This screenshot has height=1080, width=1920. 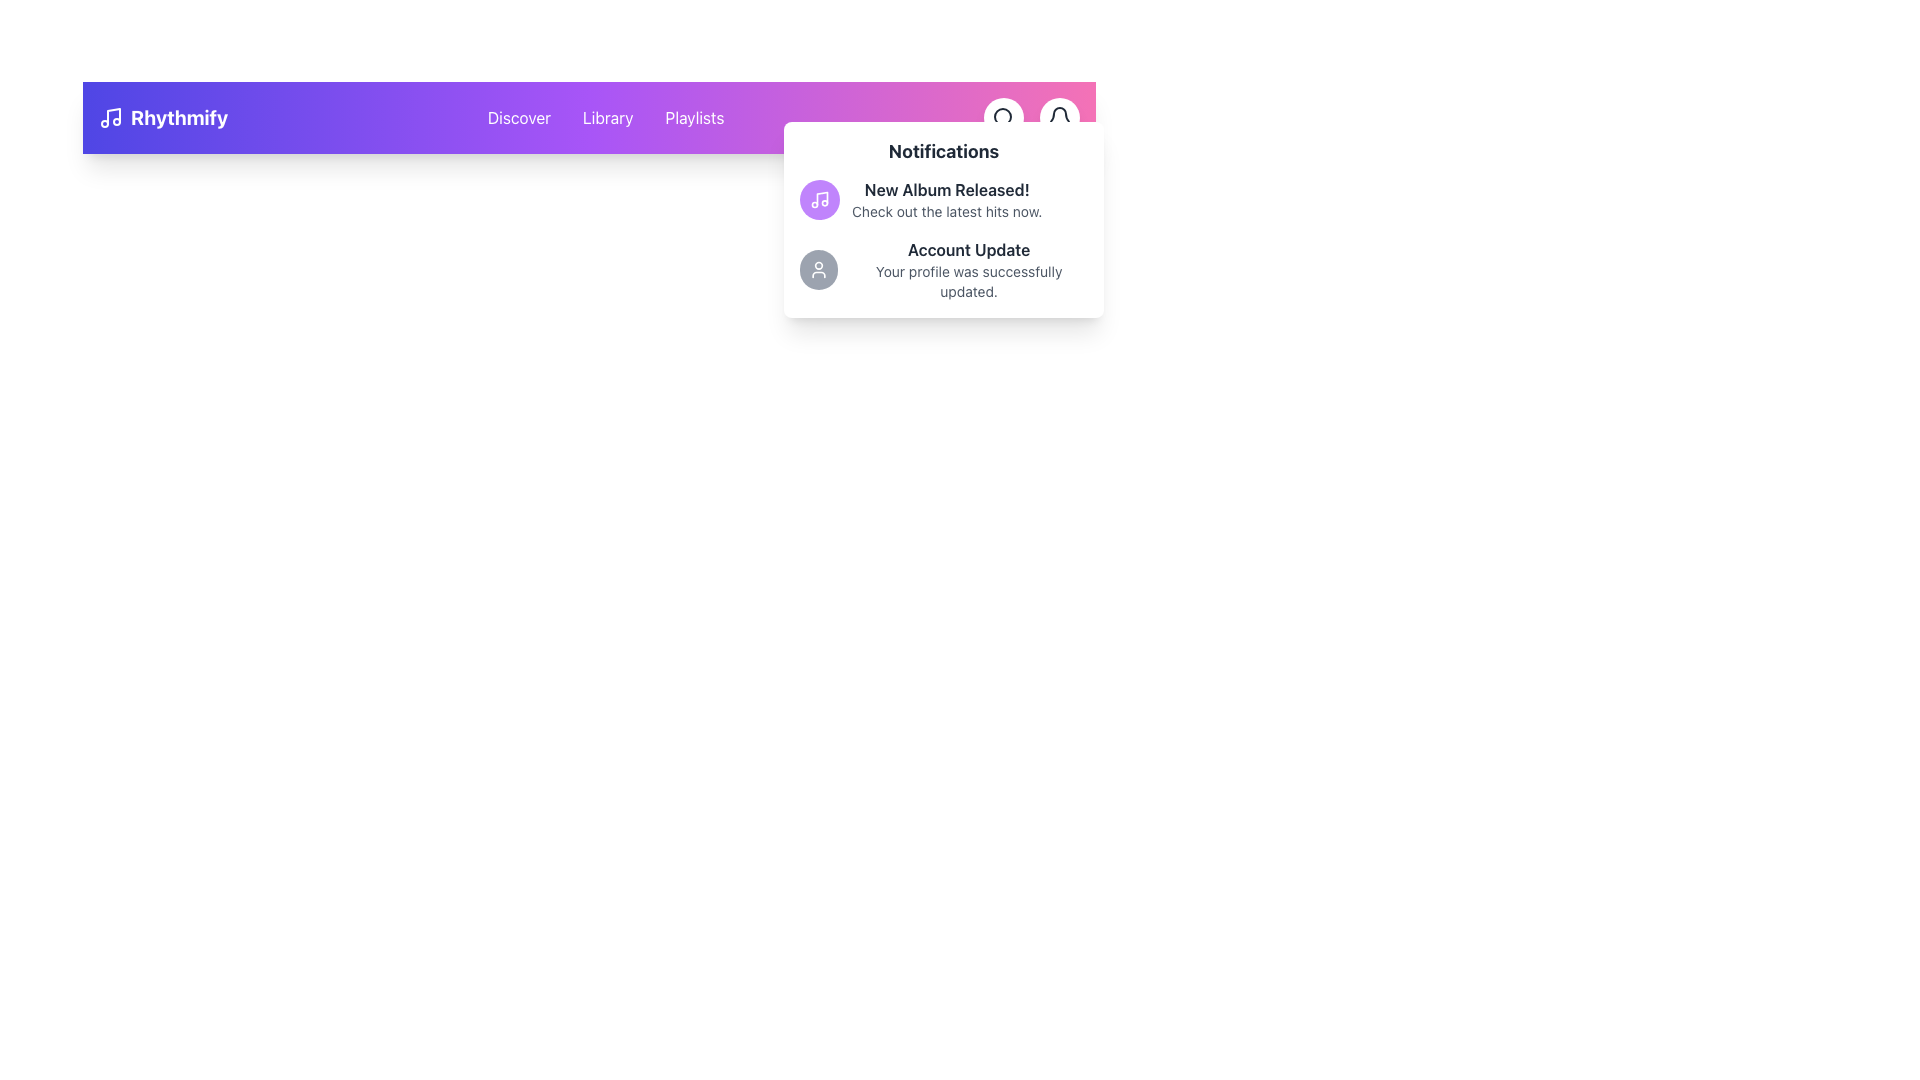 What do you see at coordinates (588, 118) in the screenshot?
I see `the navigation link in the Navigation Bar at the center of the interface` at bounding box center [588, 118].